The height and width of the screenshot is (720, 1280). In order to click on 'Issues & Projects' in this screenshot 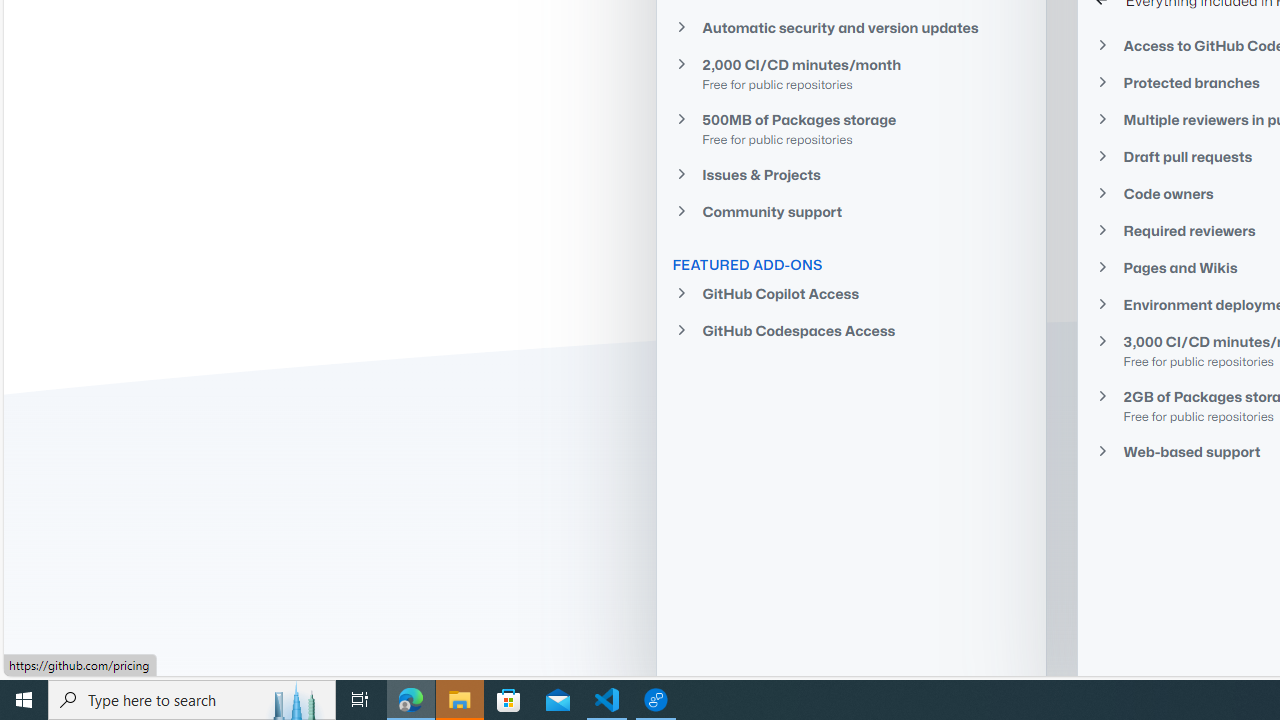, I will do `click(851, 173)`.